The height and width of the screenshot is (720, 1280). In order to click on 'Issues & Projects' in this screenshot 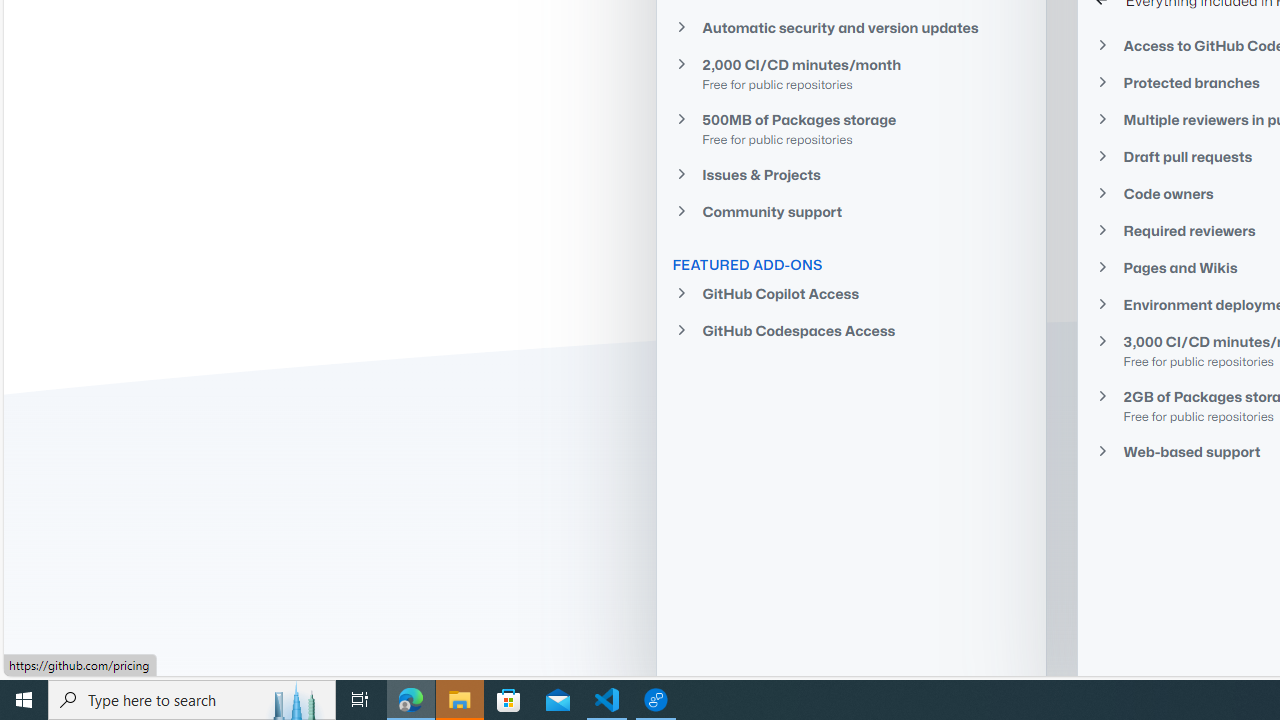, I will do `click(851, 173)`.